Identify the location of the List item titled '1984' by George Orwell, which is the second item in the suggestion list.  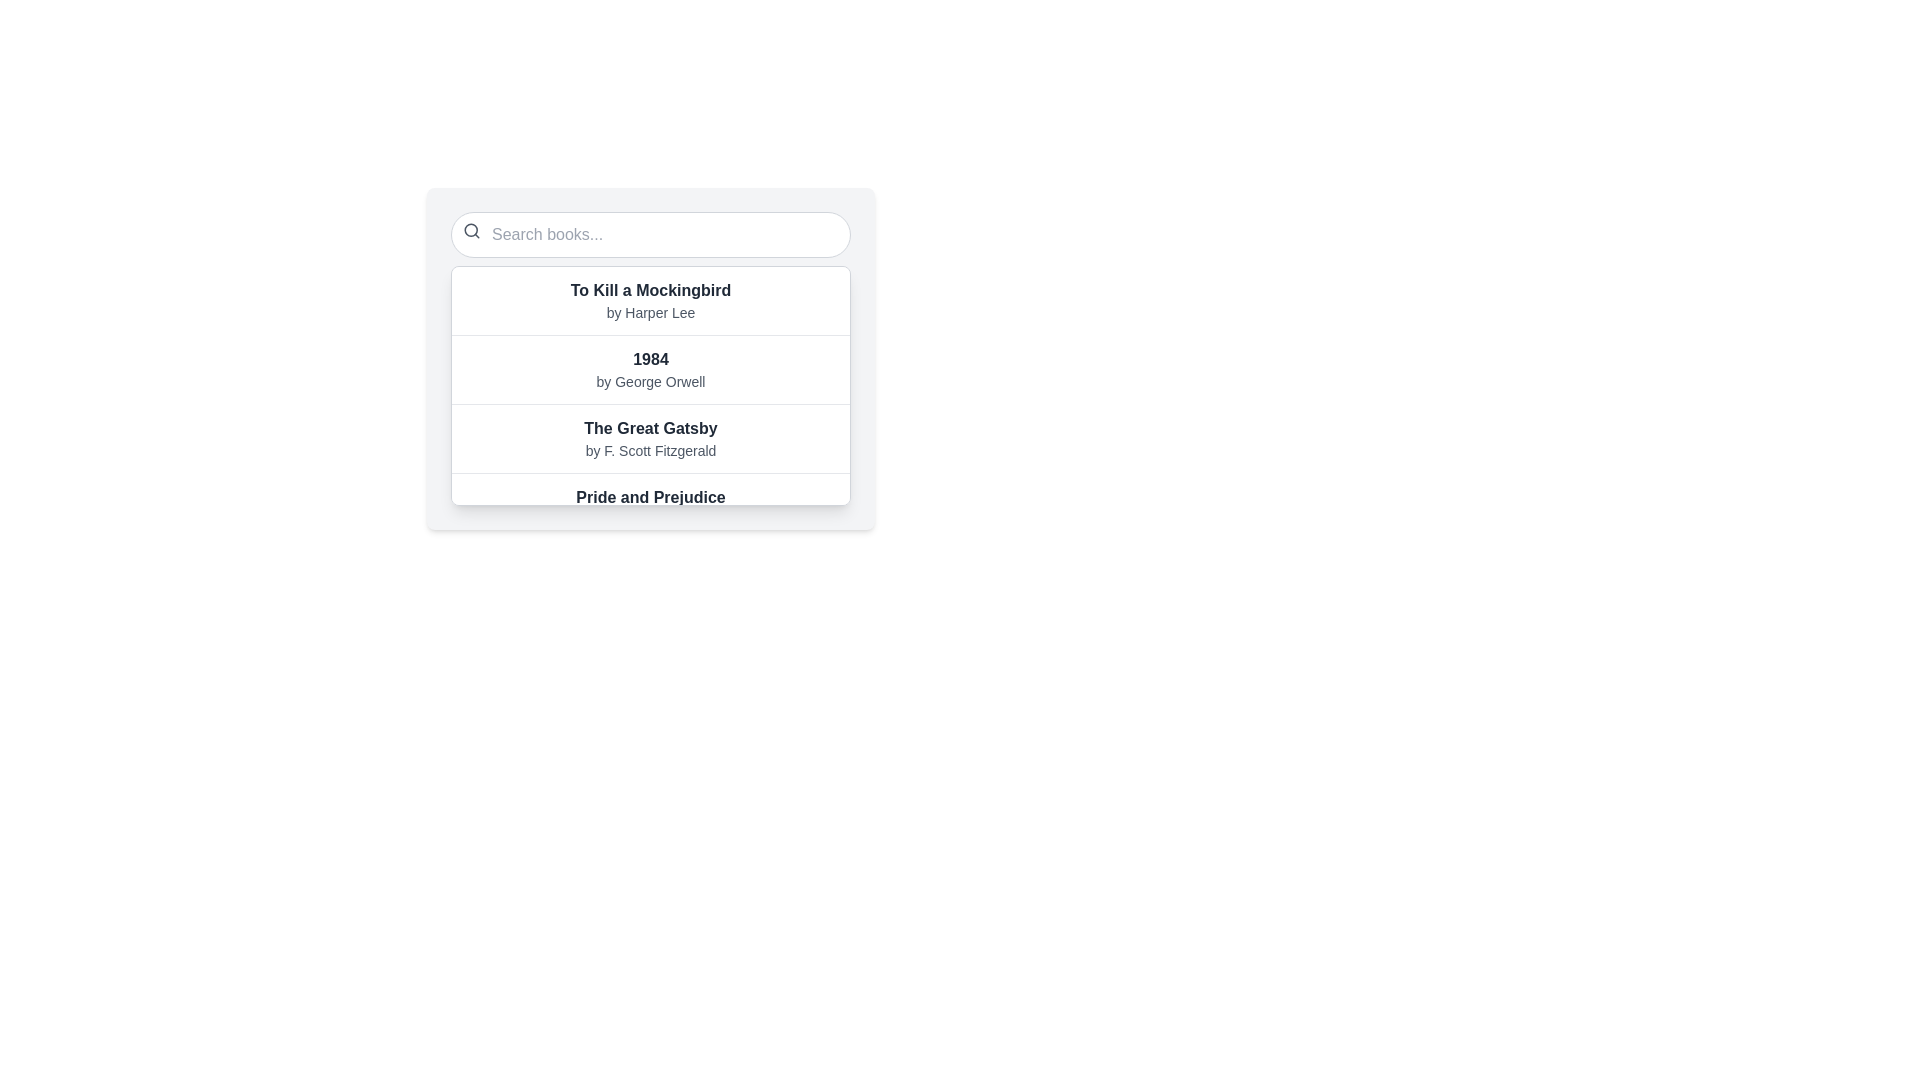
(651, 369).